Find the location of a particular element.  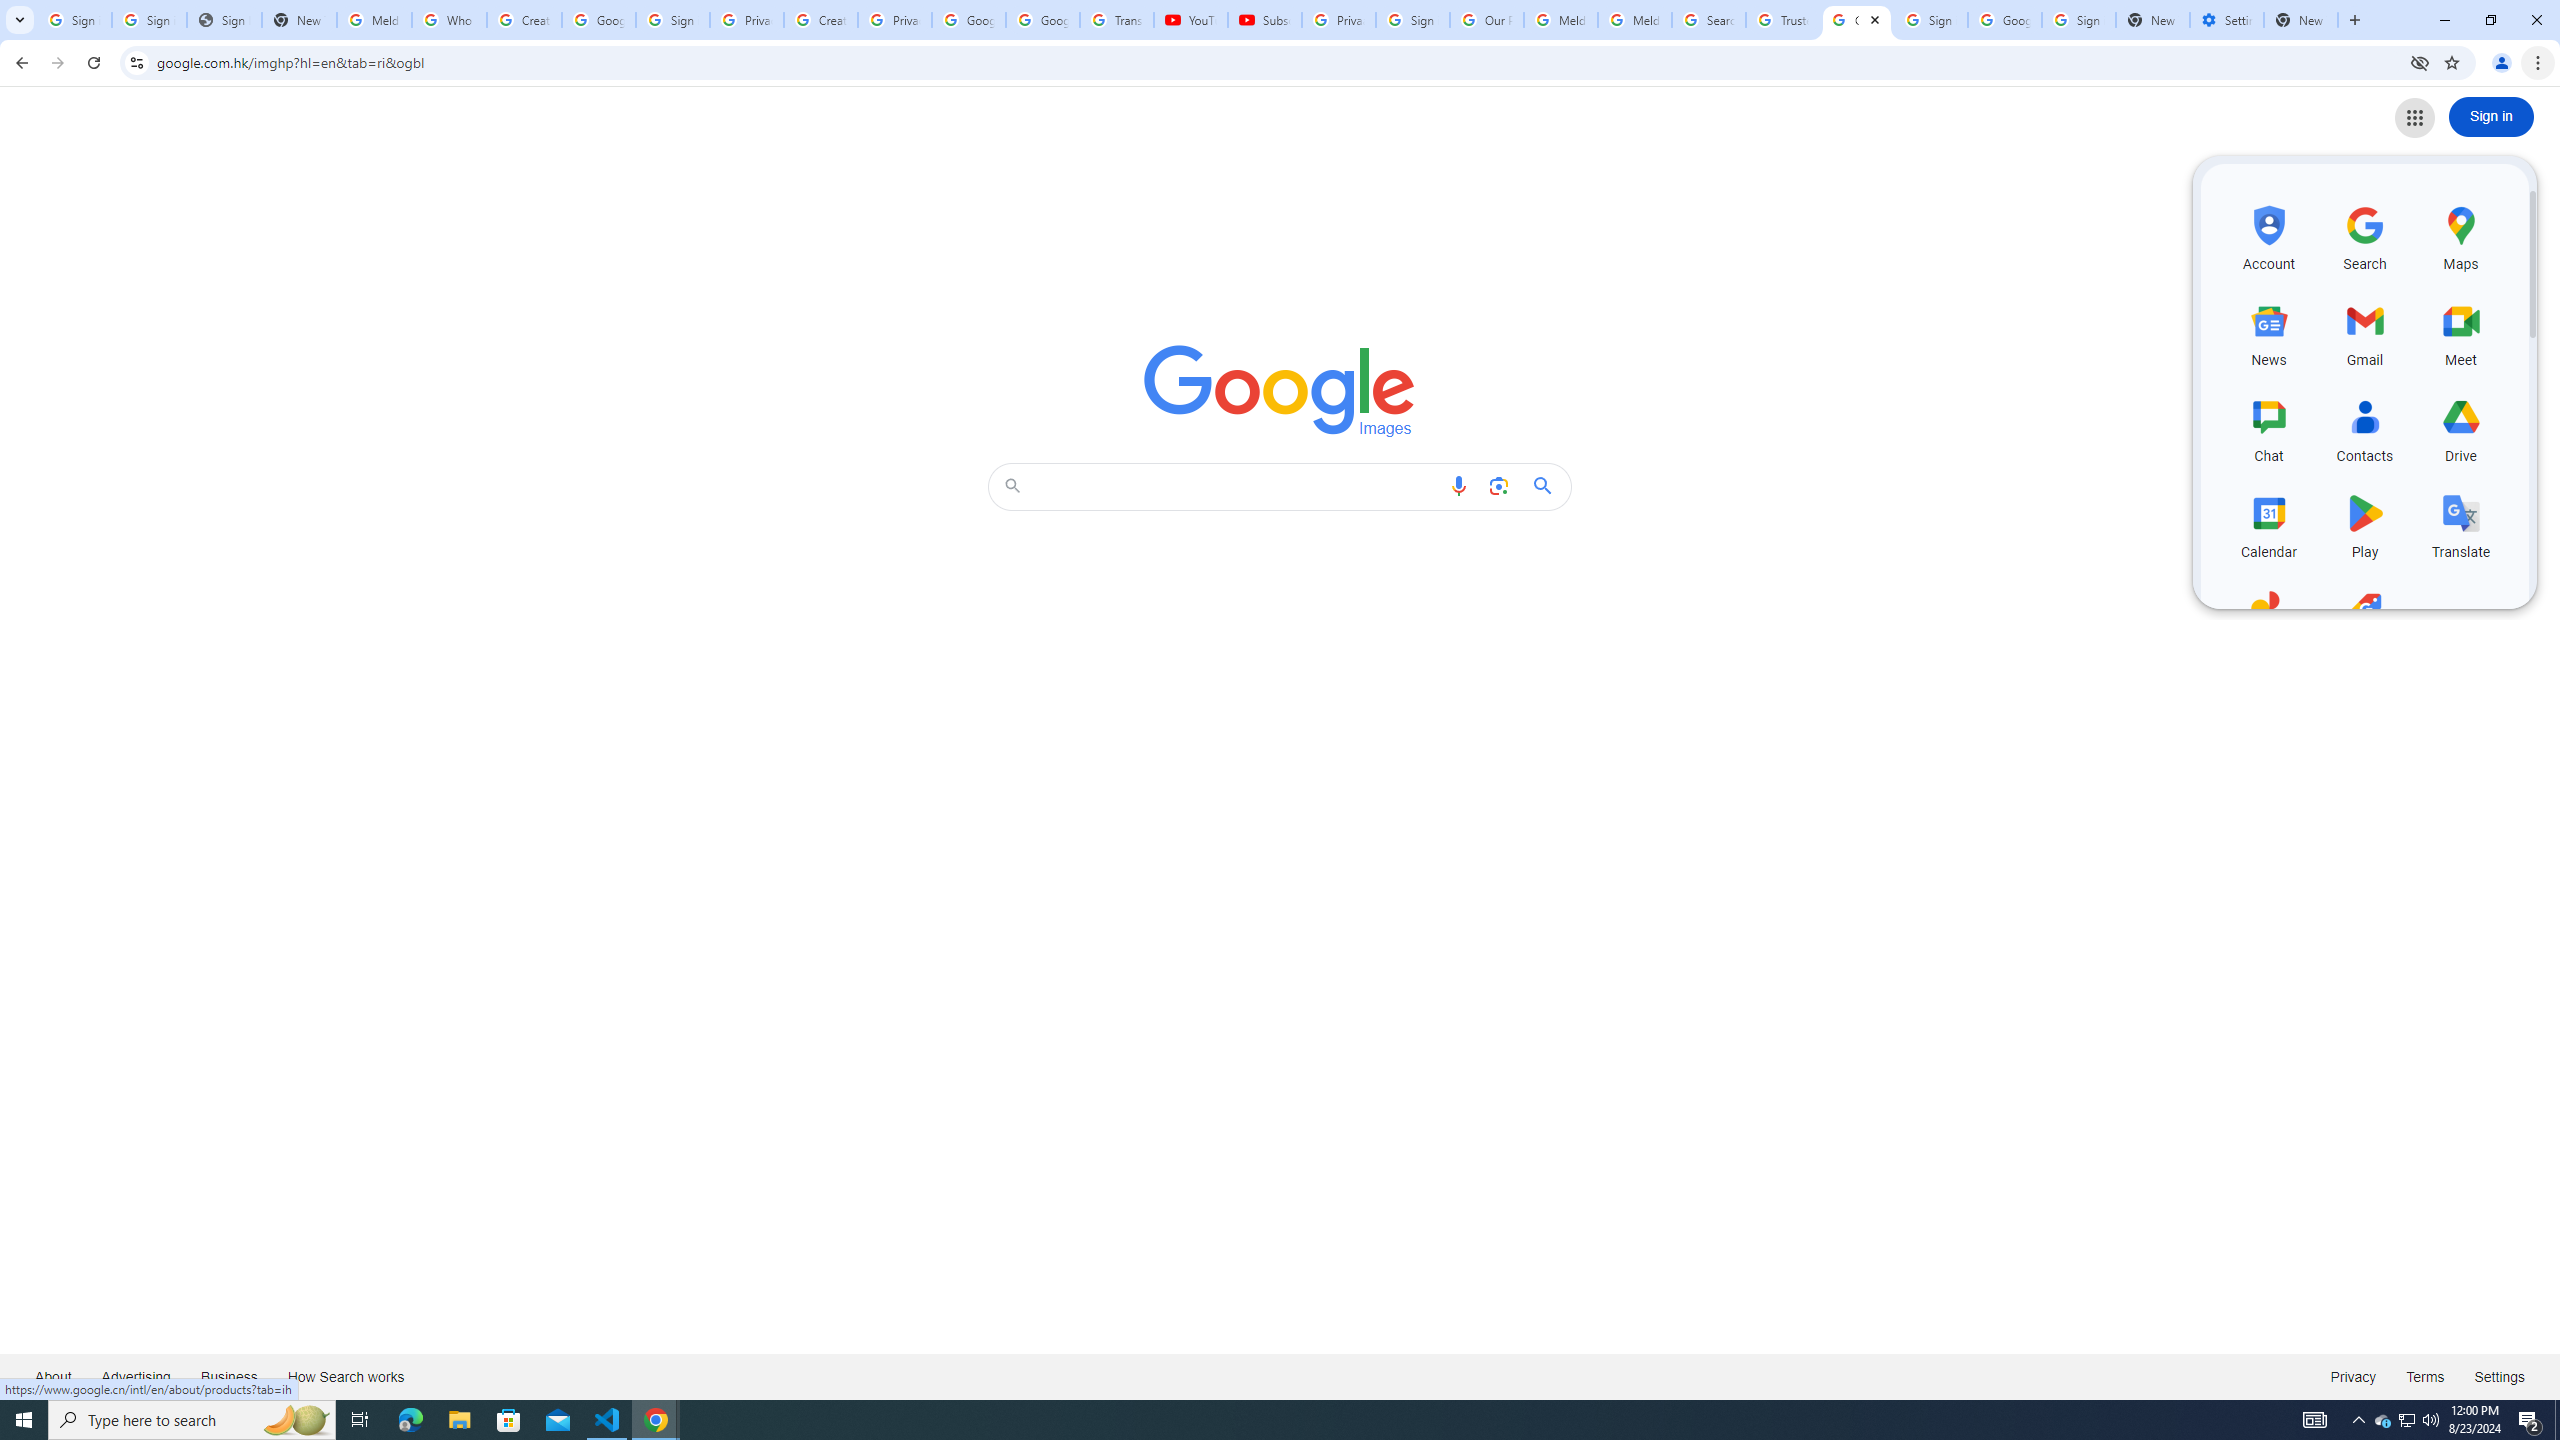

'Search by voice' is located at coordinates (1459, 486).